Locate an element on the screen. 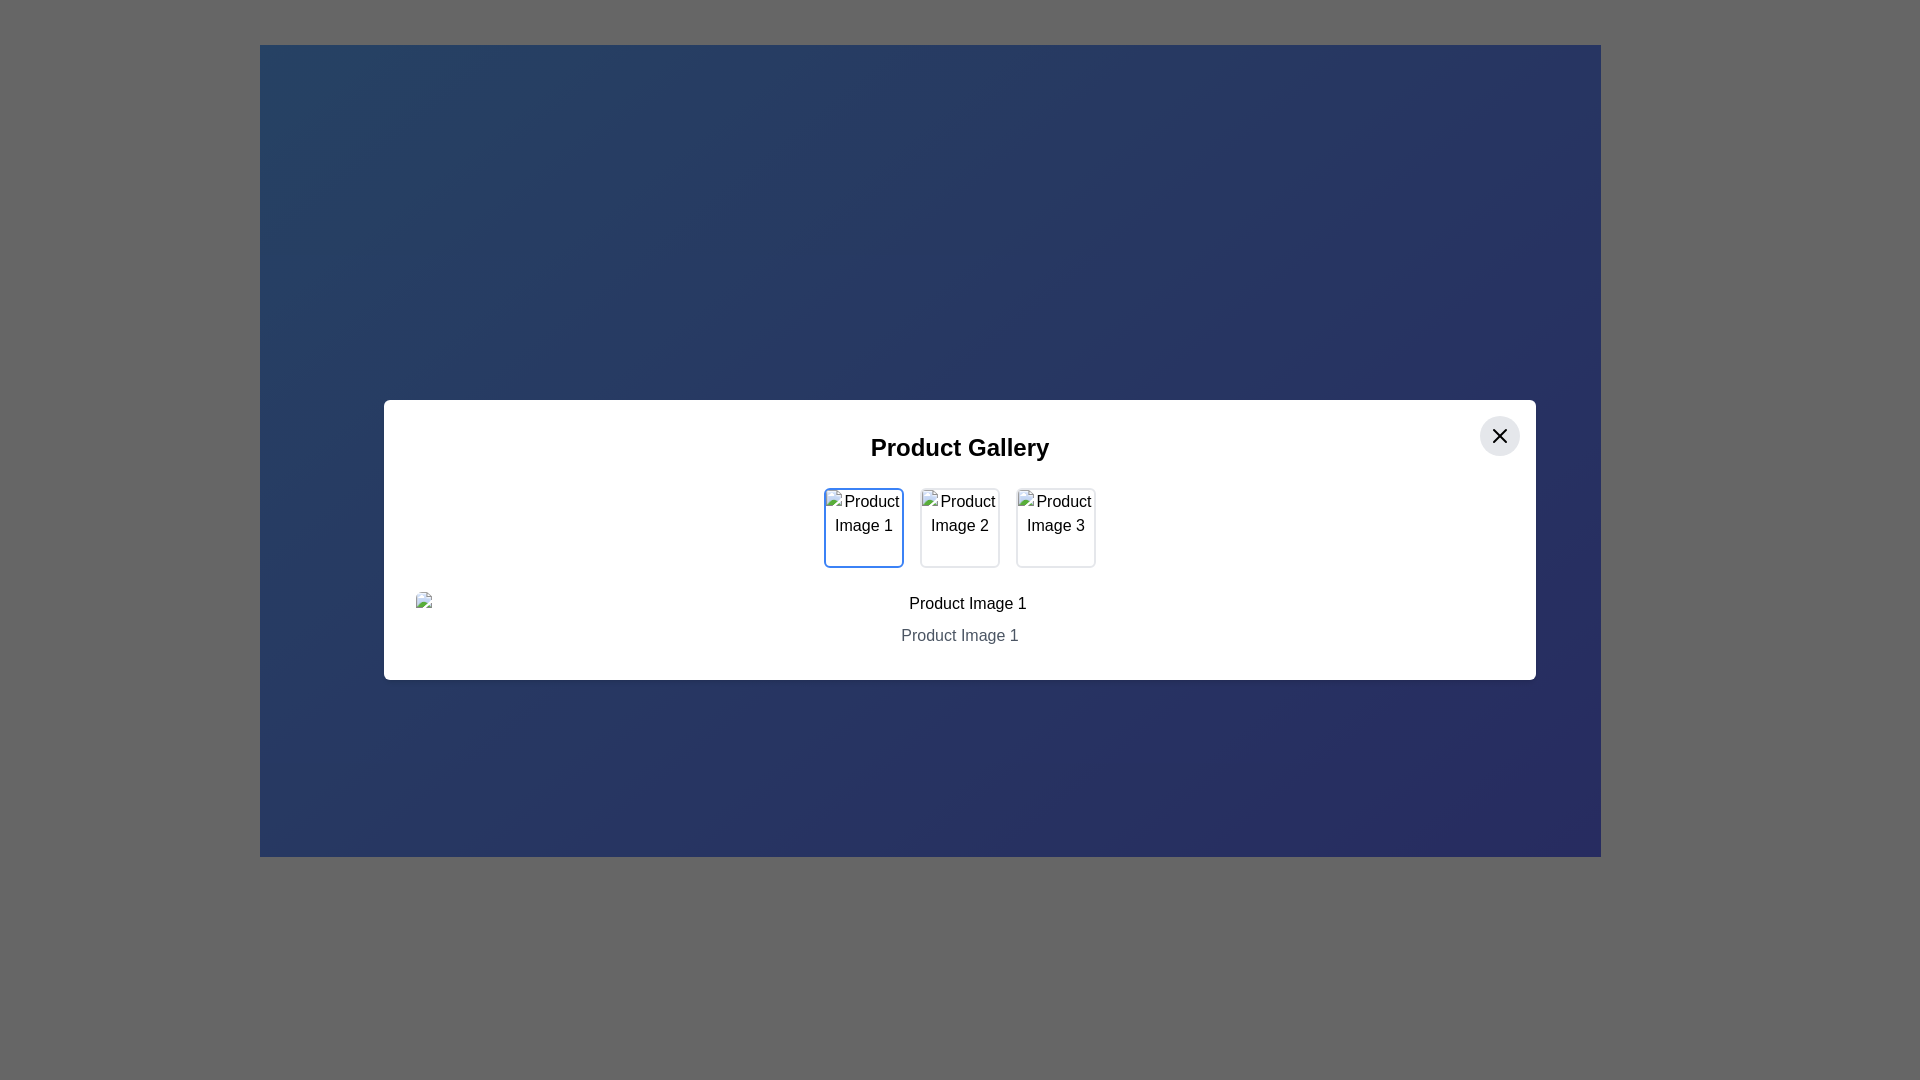  the image thumbnail labeled 'Product Image 3' at the far right of the 'Product Gallery' is located at coordinates (1055, 527).